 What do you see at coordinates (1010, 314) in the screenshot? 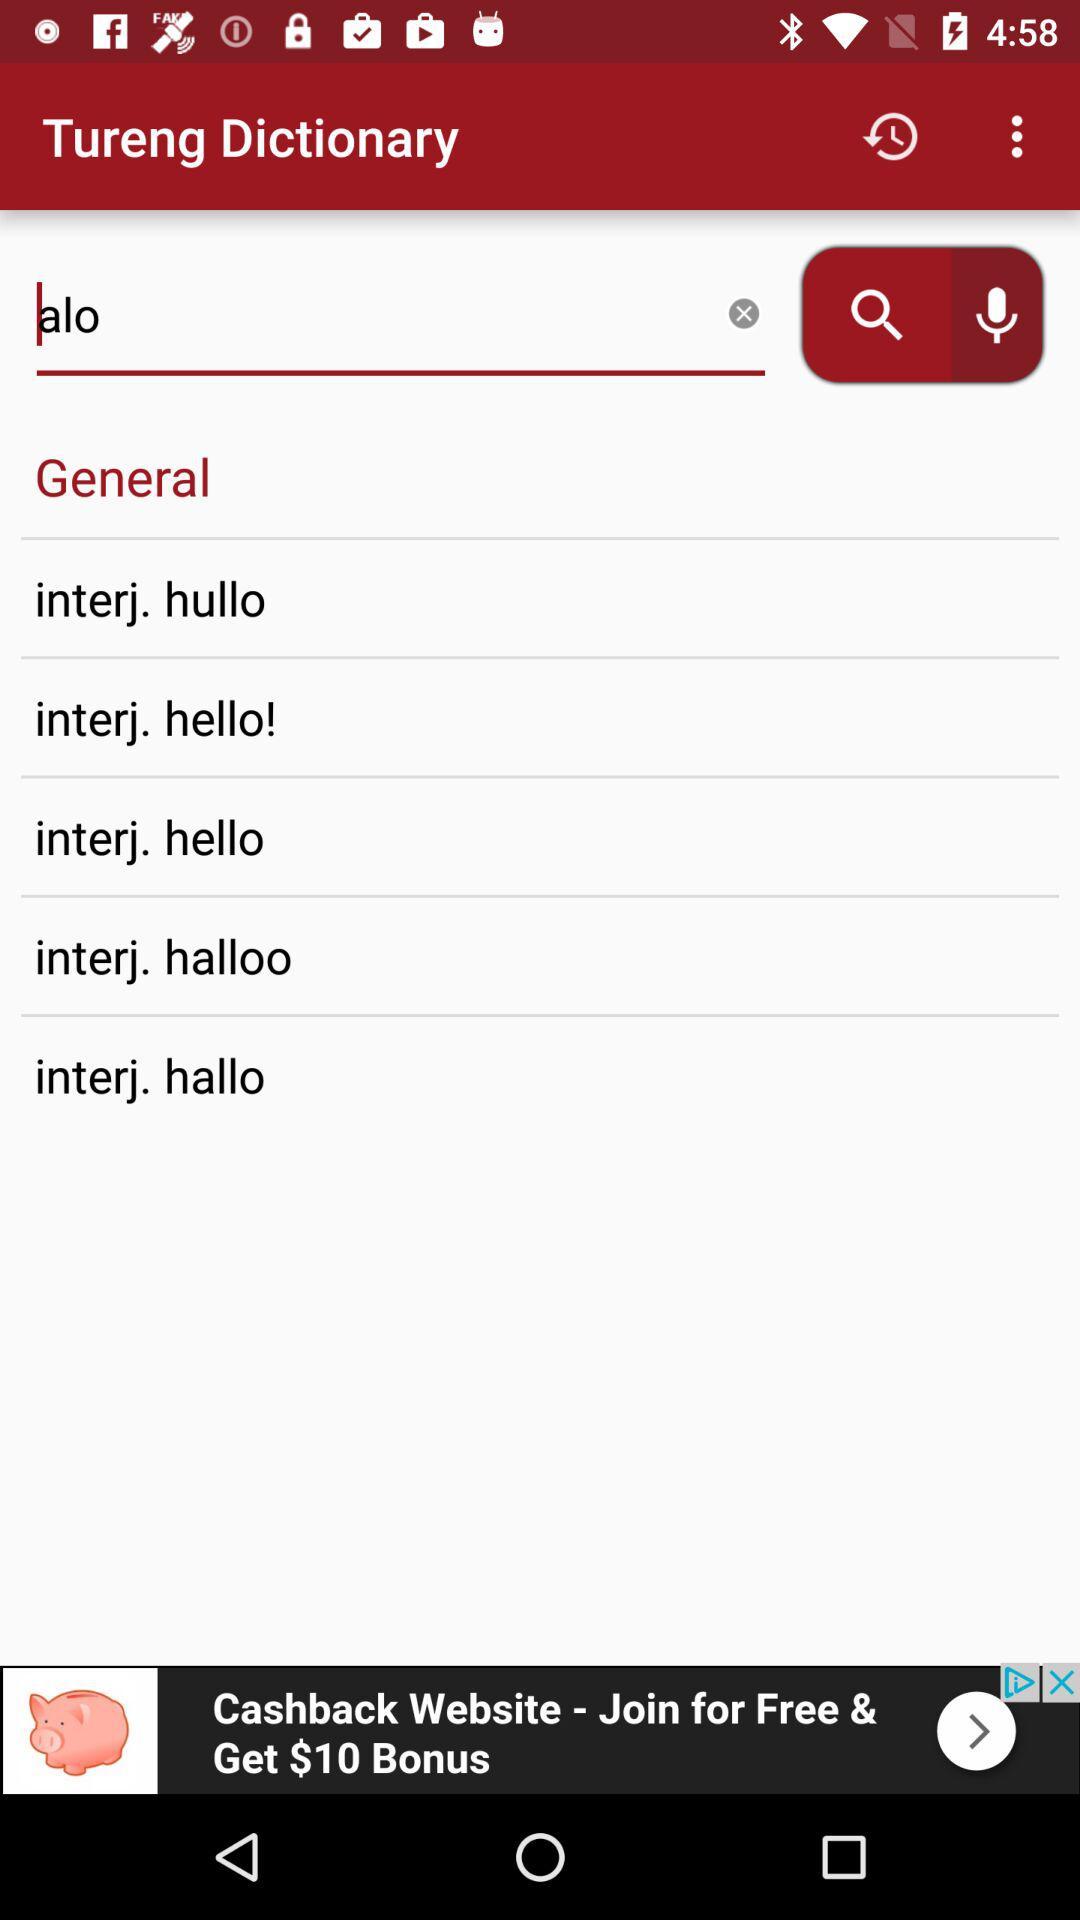
I see `the microphone icon` at bounding box center [1010, 314].